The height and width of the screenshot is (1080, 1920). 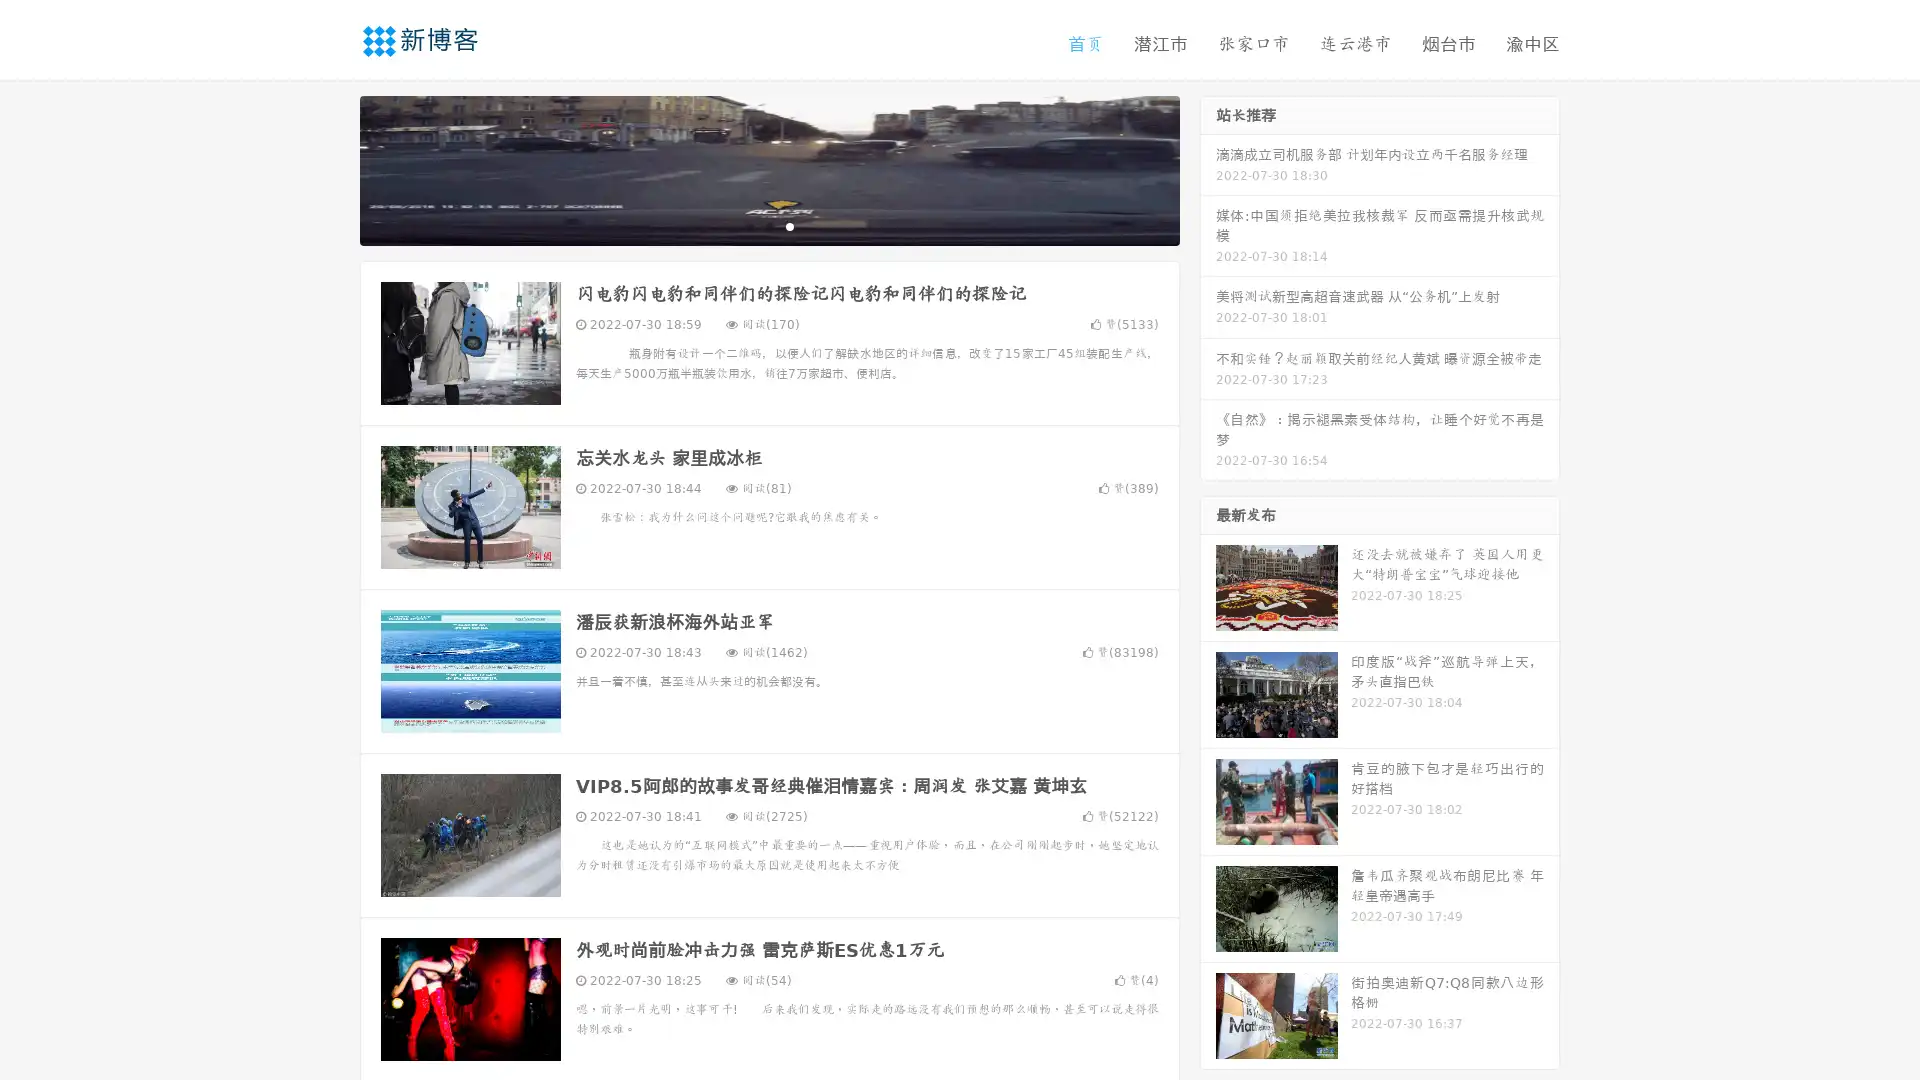 I want to click on Go to slide 3, so click(x=789, y=225).